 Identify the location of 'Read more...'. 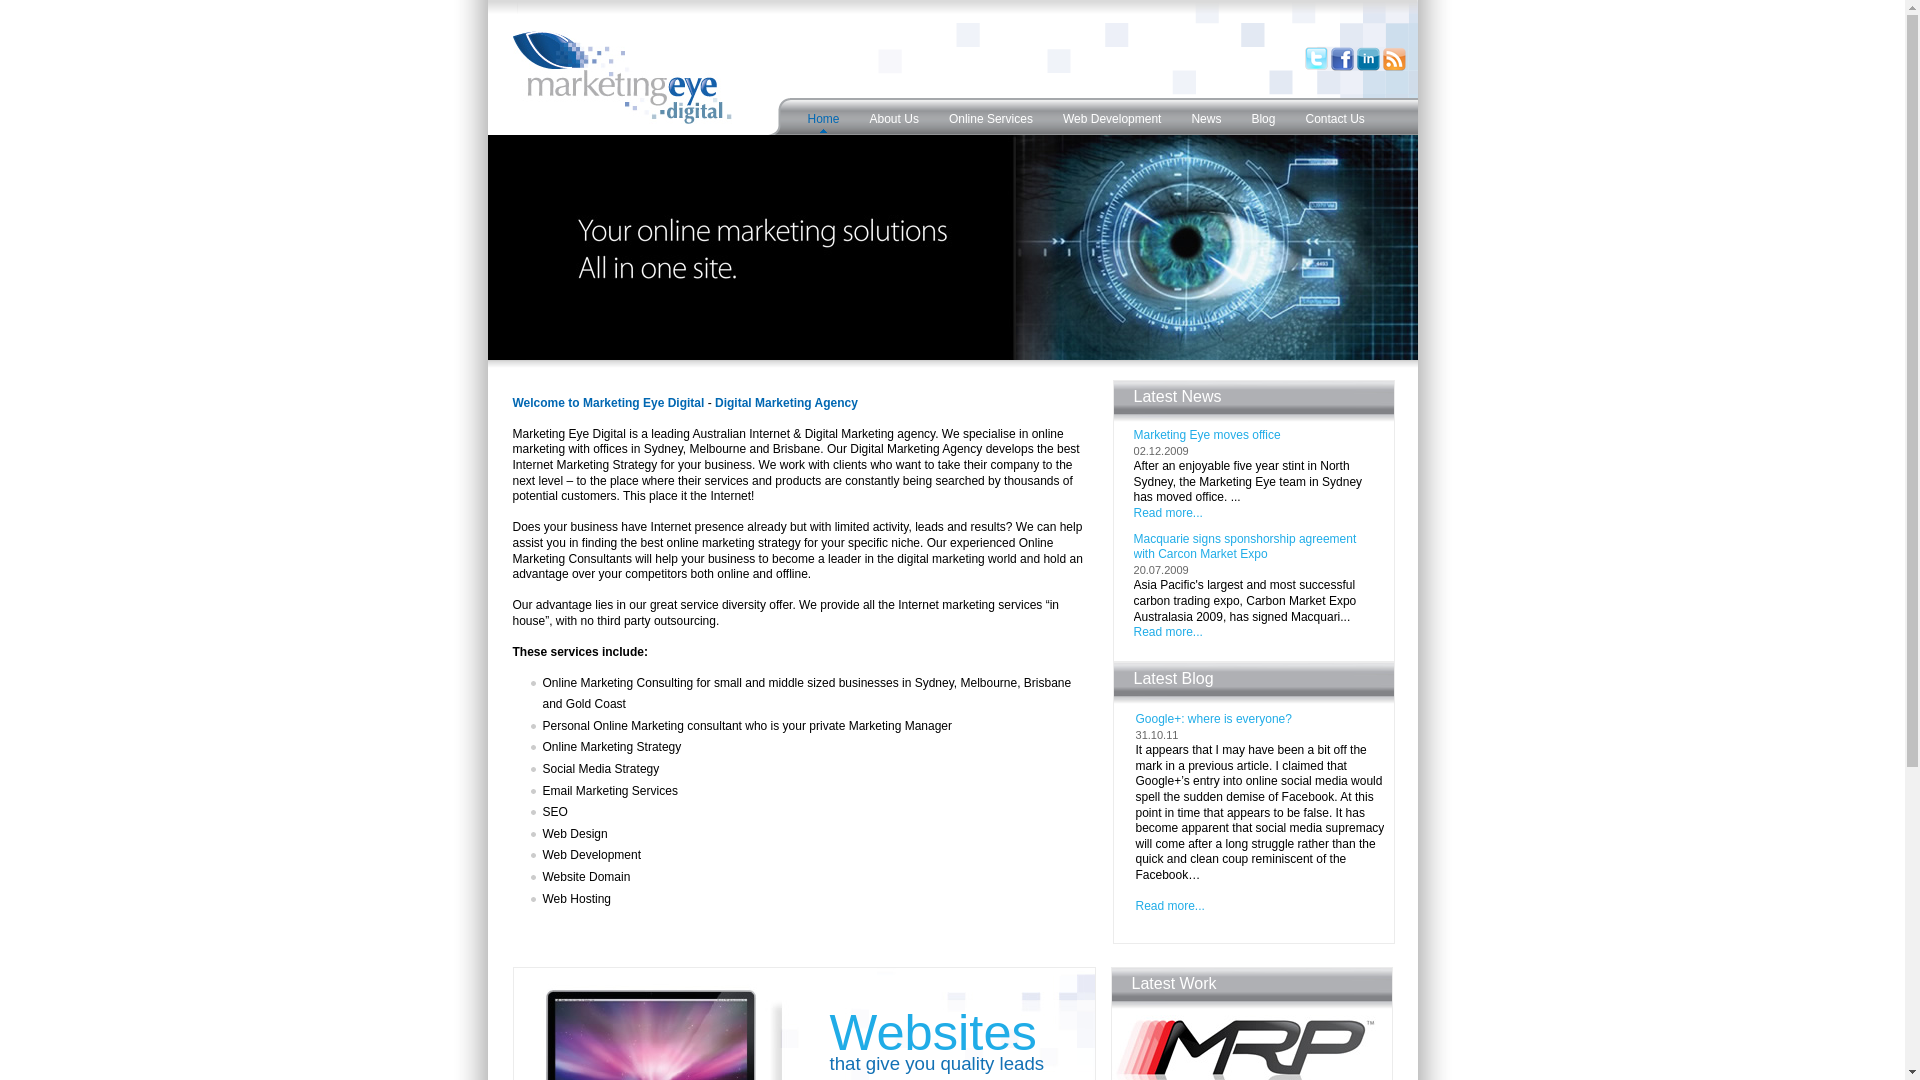
(1168, 512).